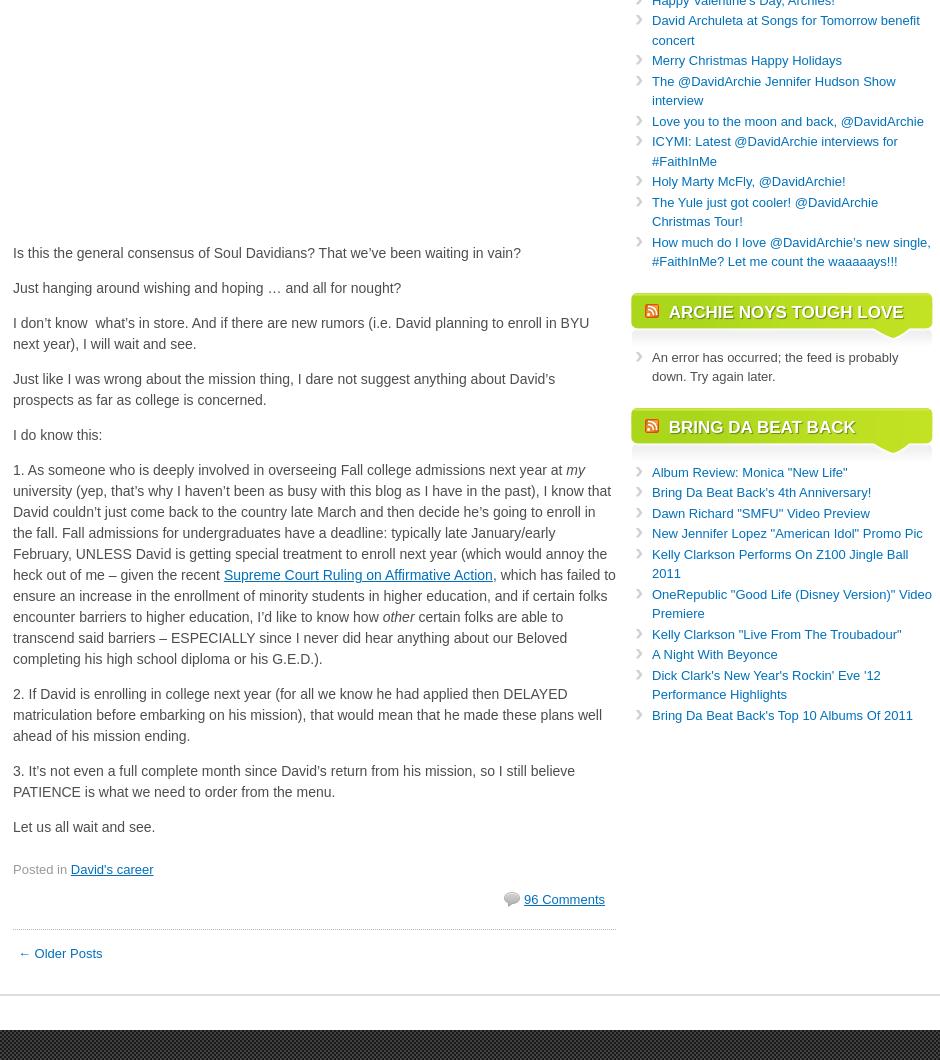 This screenshot has width=940, height=1060. I want to click on 'New Jennifer Lopez "American Idol" Promo Pic', so click(786, 533).